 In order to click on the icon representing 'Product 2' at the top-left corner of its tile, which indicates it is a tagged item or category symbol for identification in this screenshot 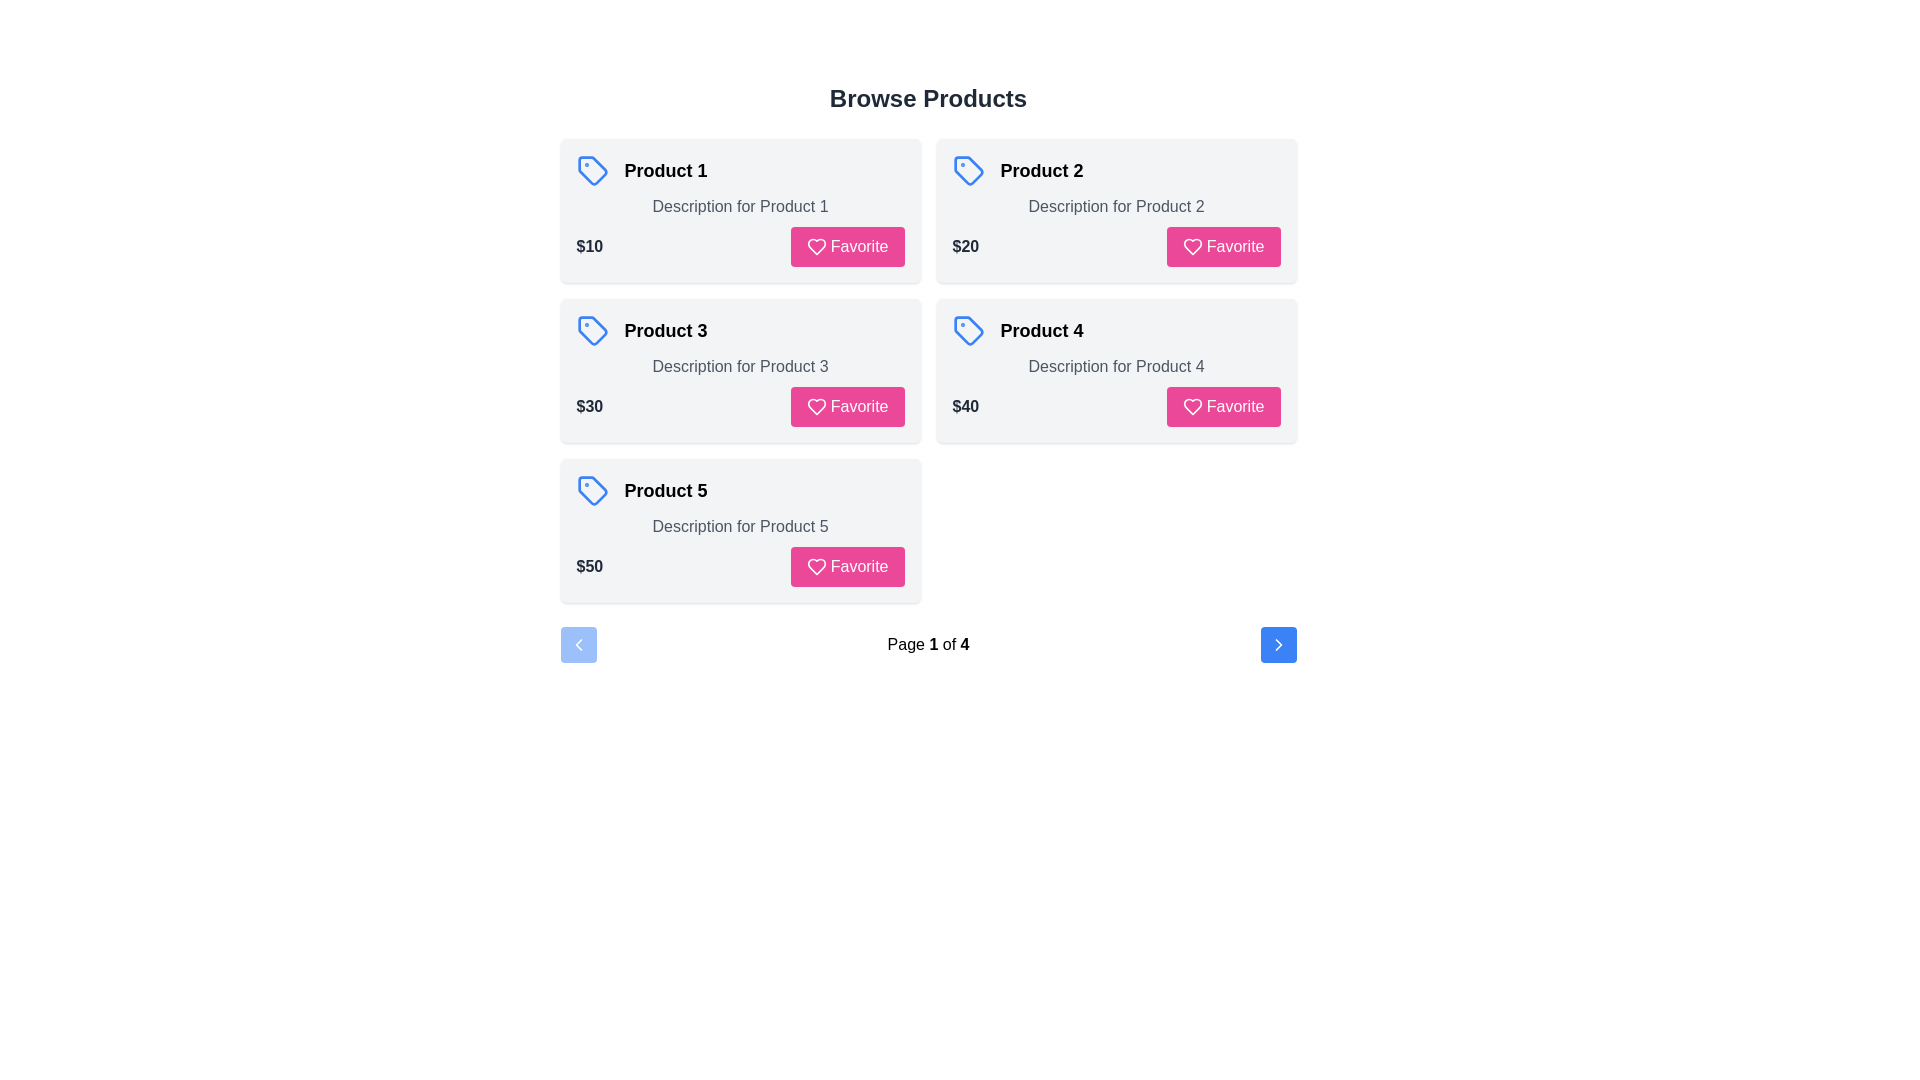, I will do `click(968, 169)`.